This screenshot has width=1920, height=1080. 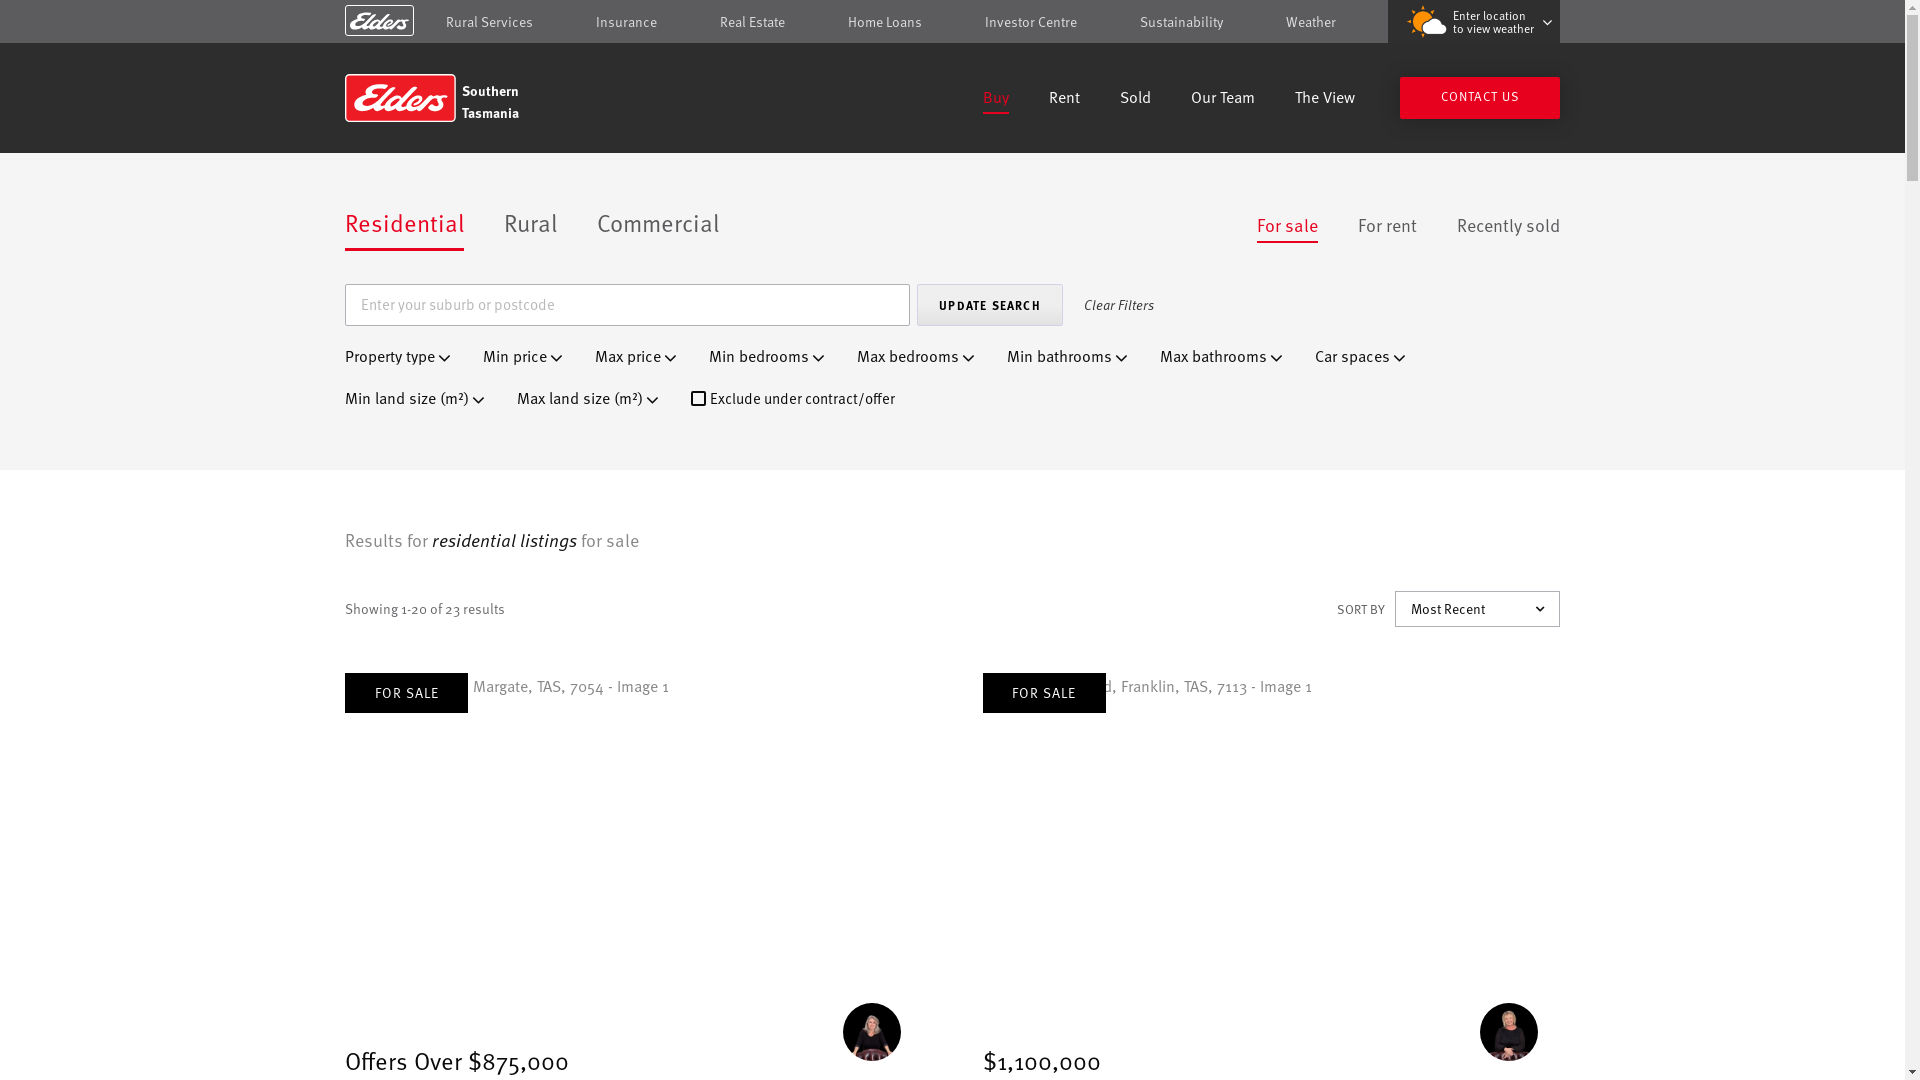 What do you see at coordinates (0, 23) in the screenshot?
I see `'Skip to content'` at bounding box center [0, 23].